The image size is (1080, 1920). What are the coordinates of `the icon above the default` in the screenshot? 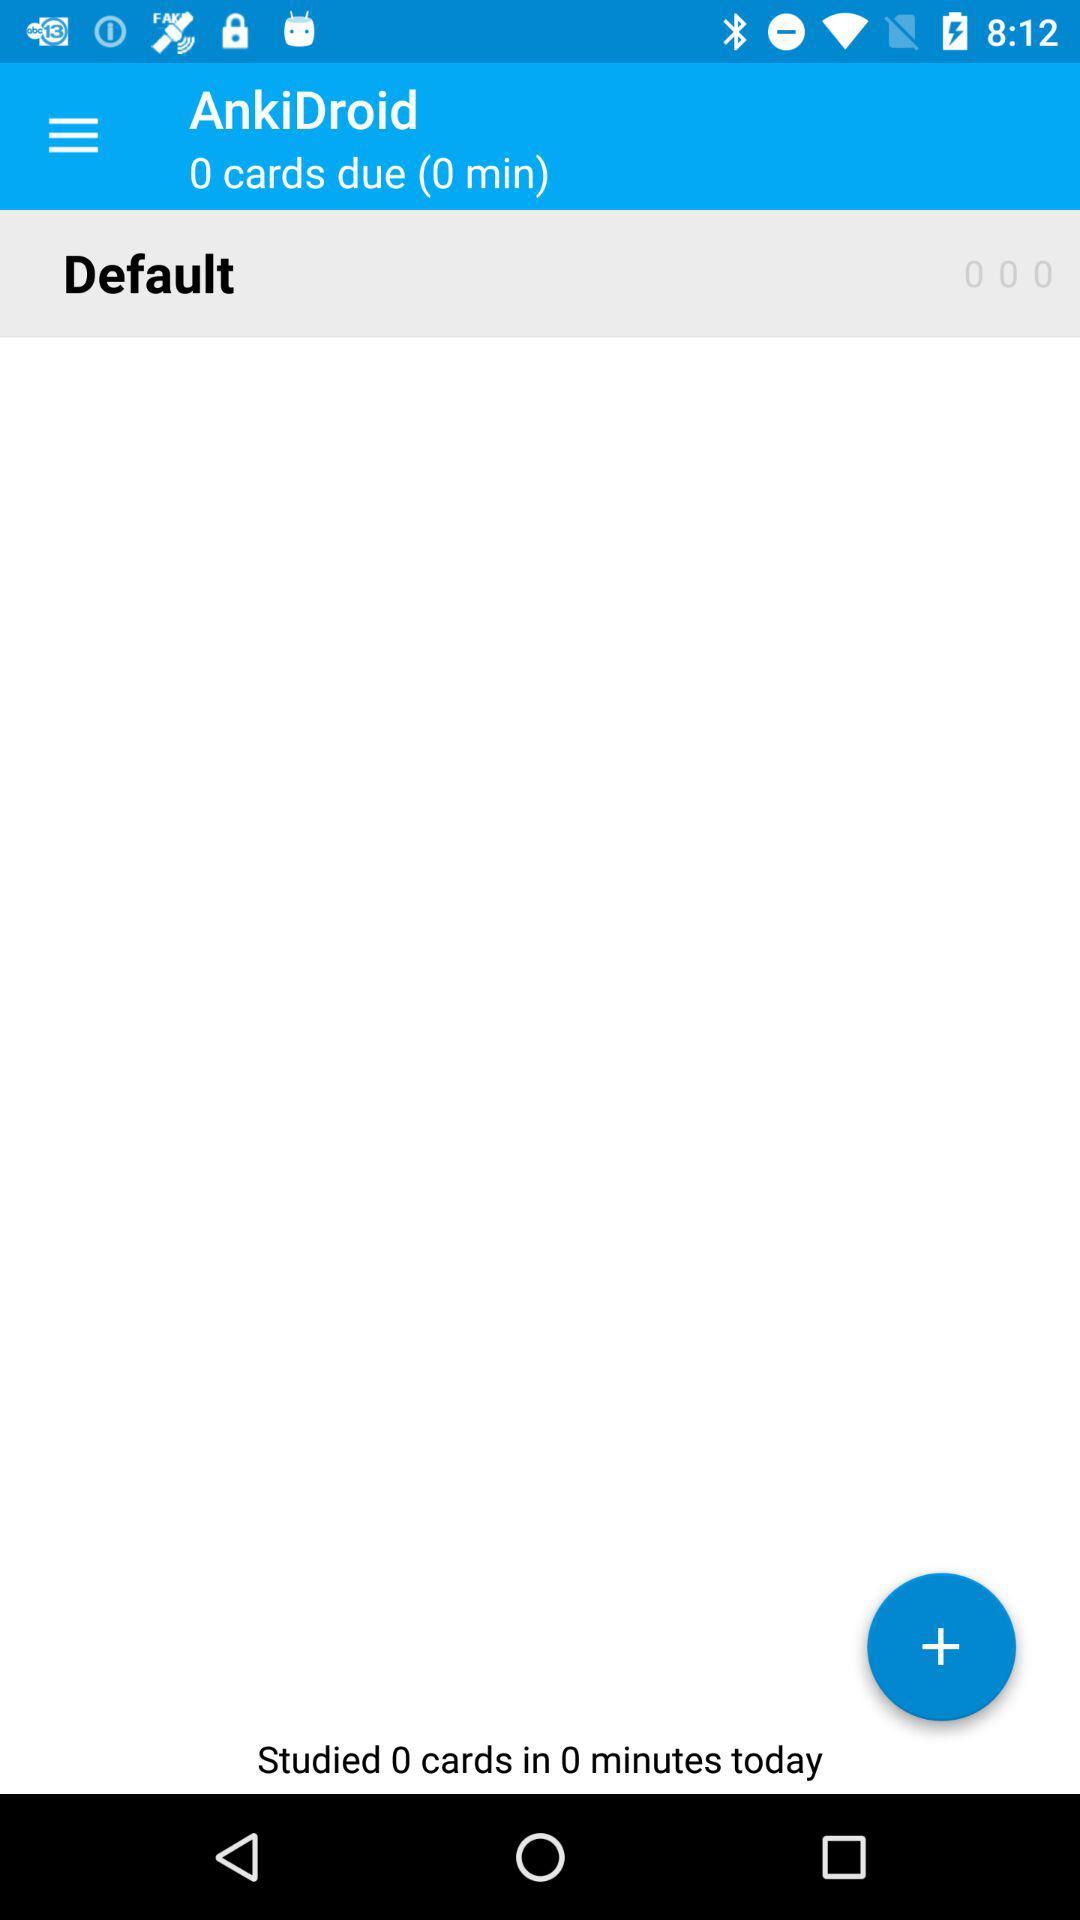 It's located at (72, 135).